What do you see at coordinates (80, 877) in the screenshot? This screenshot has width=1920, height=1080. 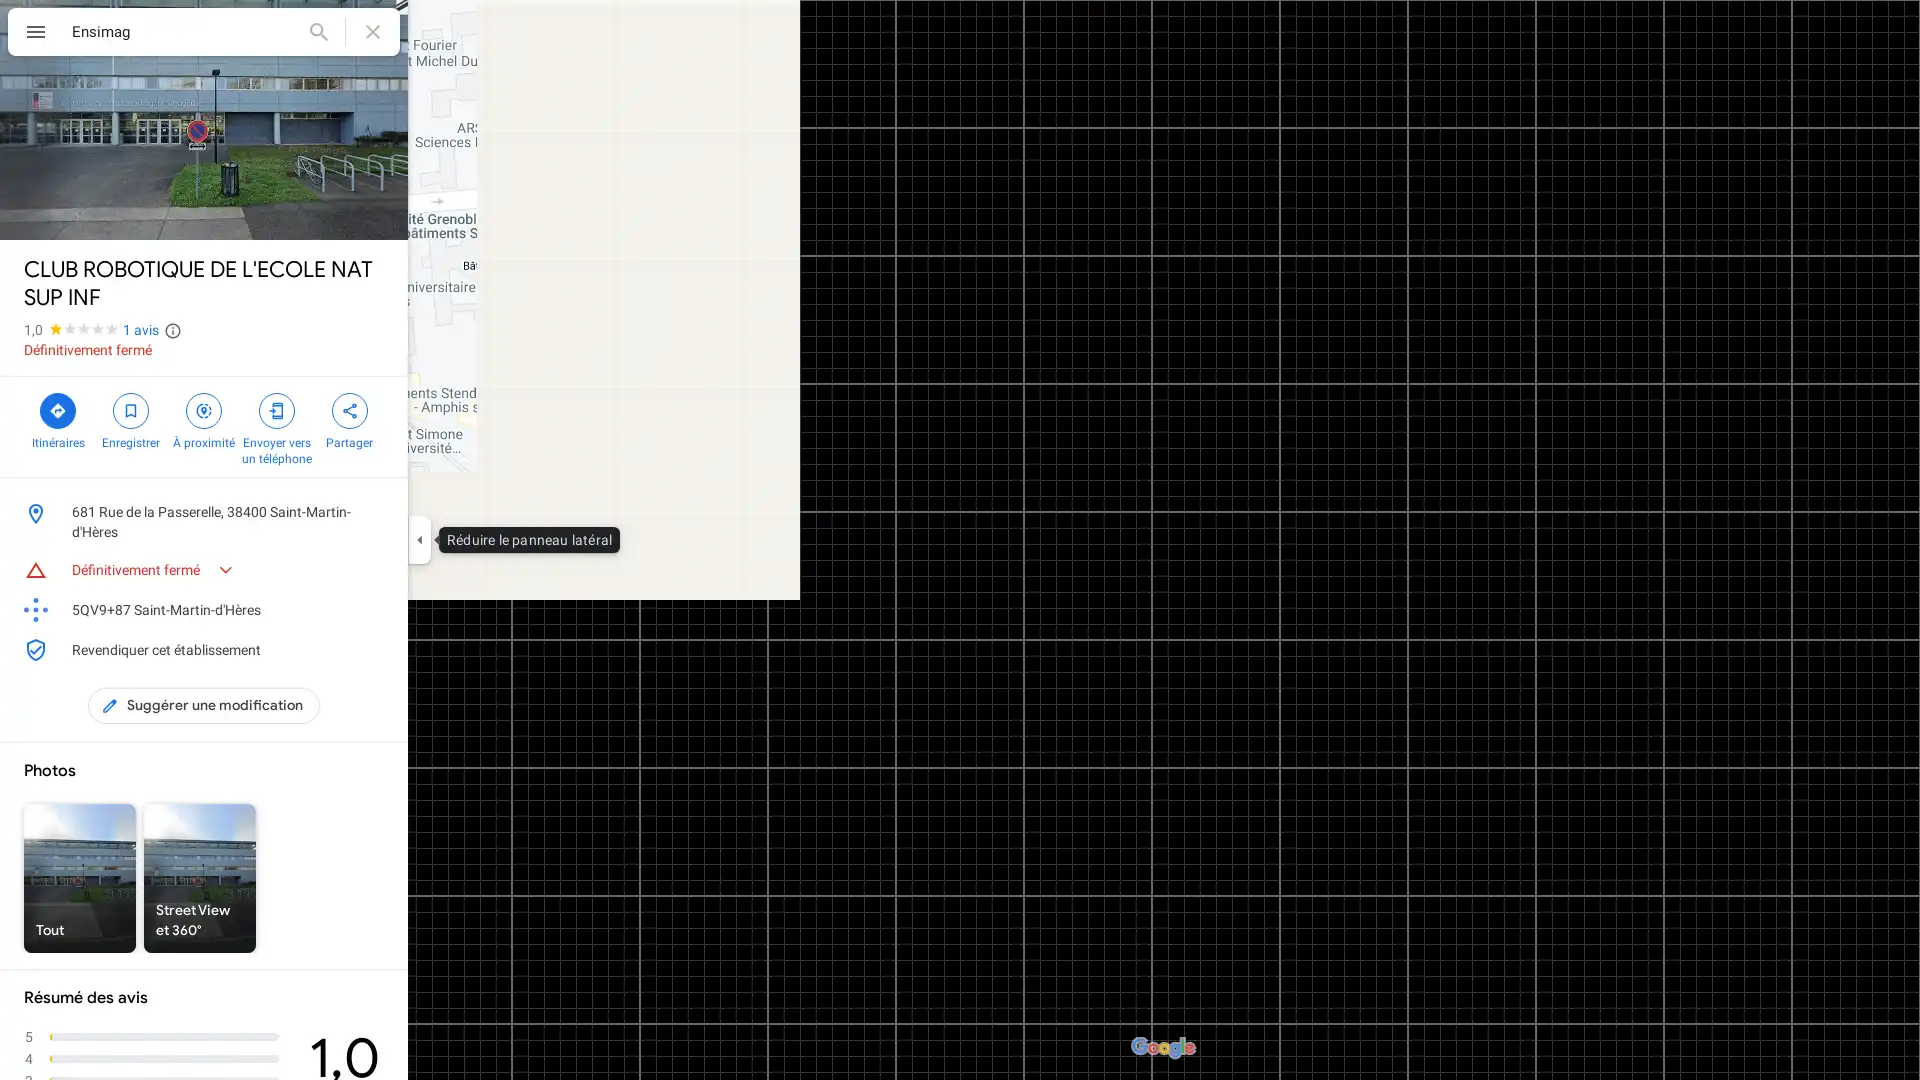 I see `Tout` at bounding box center [80, 877].